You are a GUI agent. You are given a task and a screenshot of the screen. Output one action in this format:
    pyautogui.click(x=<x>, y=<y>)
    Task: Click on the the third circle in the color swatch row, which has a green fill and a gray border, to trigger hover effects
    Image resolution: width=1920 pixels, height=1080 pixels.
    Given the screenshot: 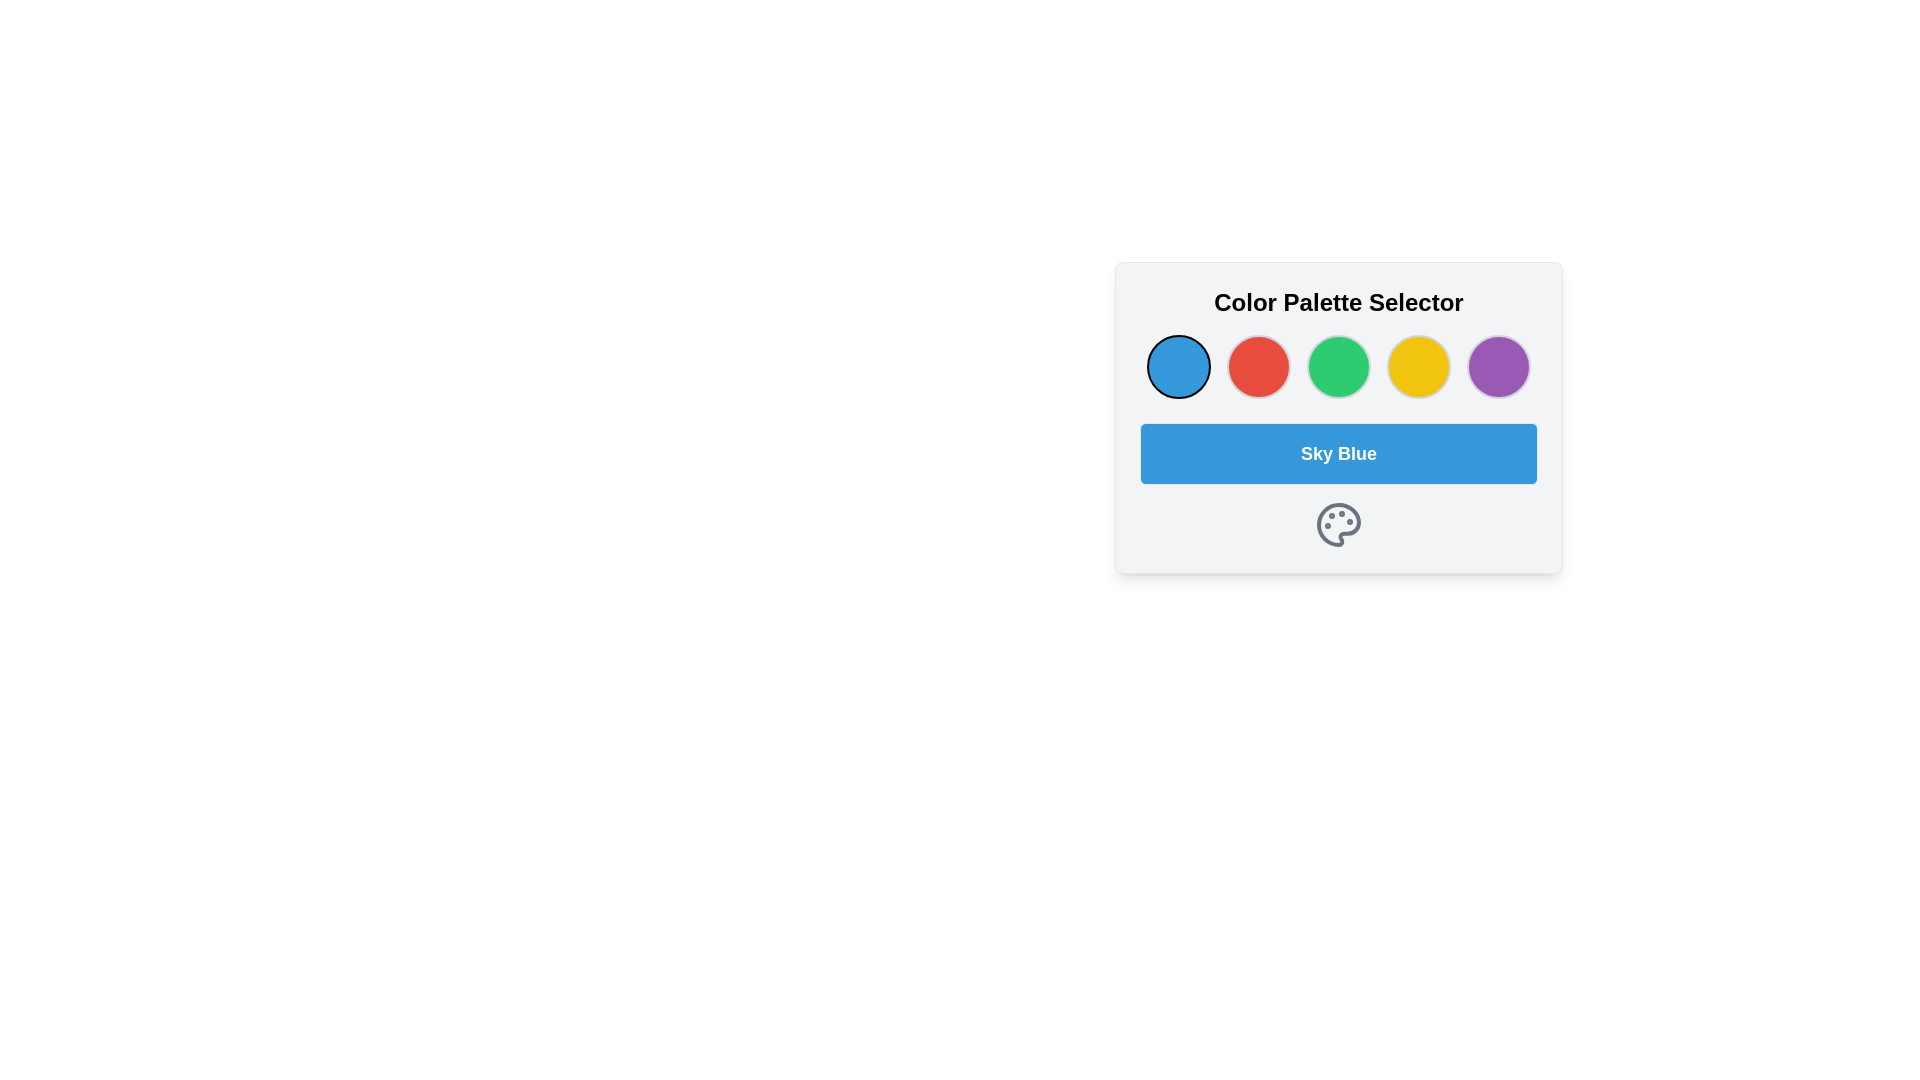 What is the action you would take?
    pyautogui.click(x=1339, y=366)
    